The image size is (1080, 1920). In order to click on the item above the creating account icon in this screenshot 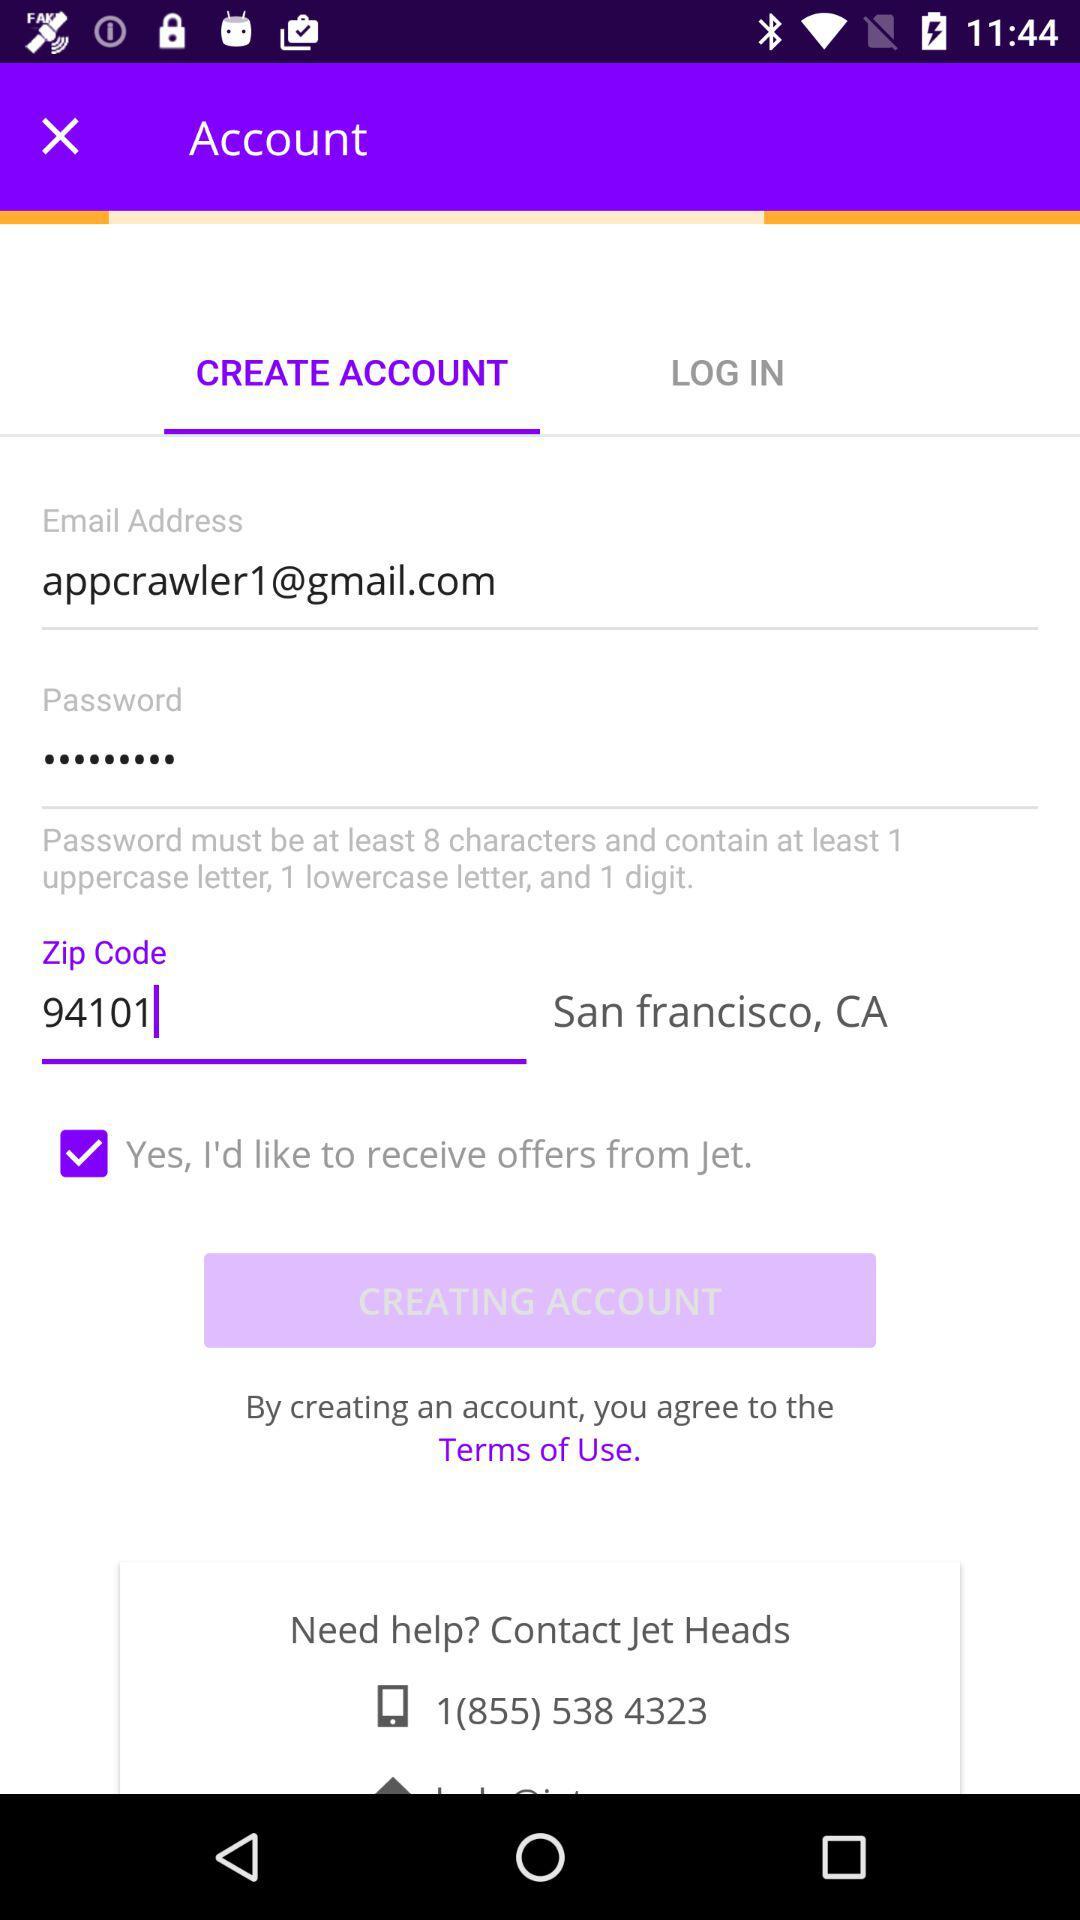, I will do `click(540, 1153)`.